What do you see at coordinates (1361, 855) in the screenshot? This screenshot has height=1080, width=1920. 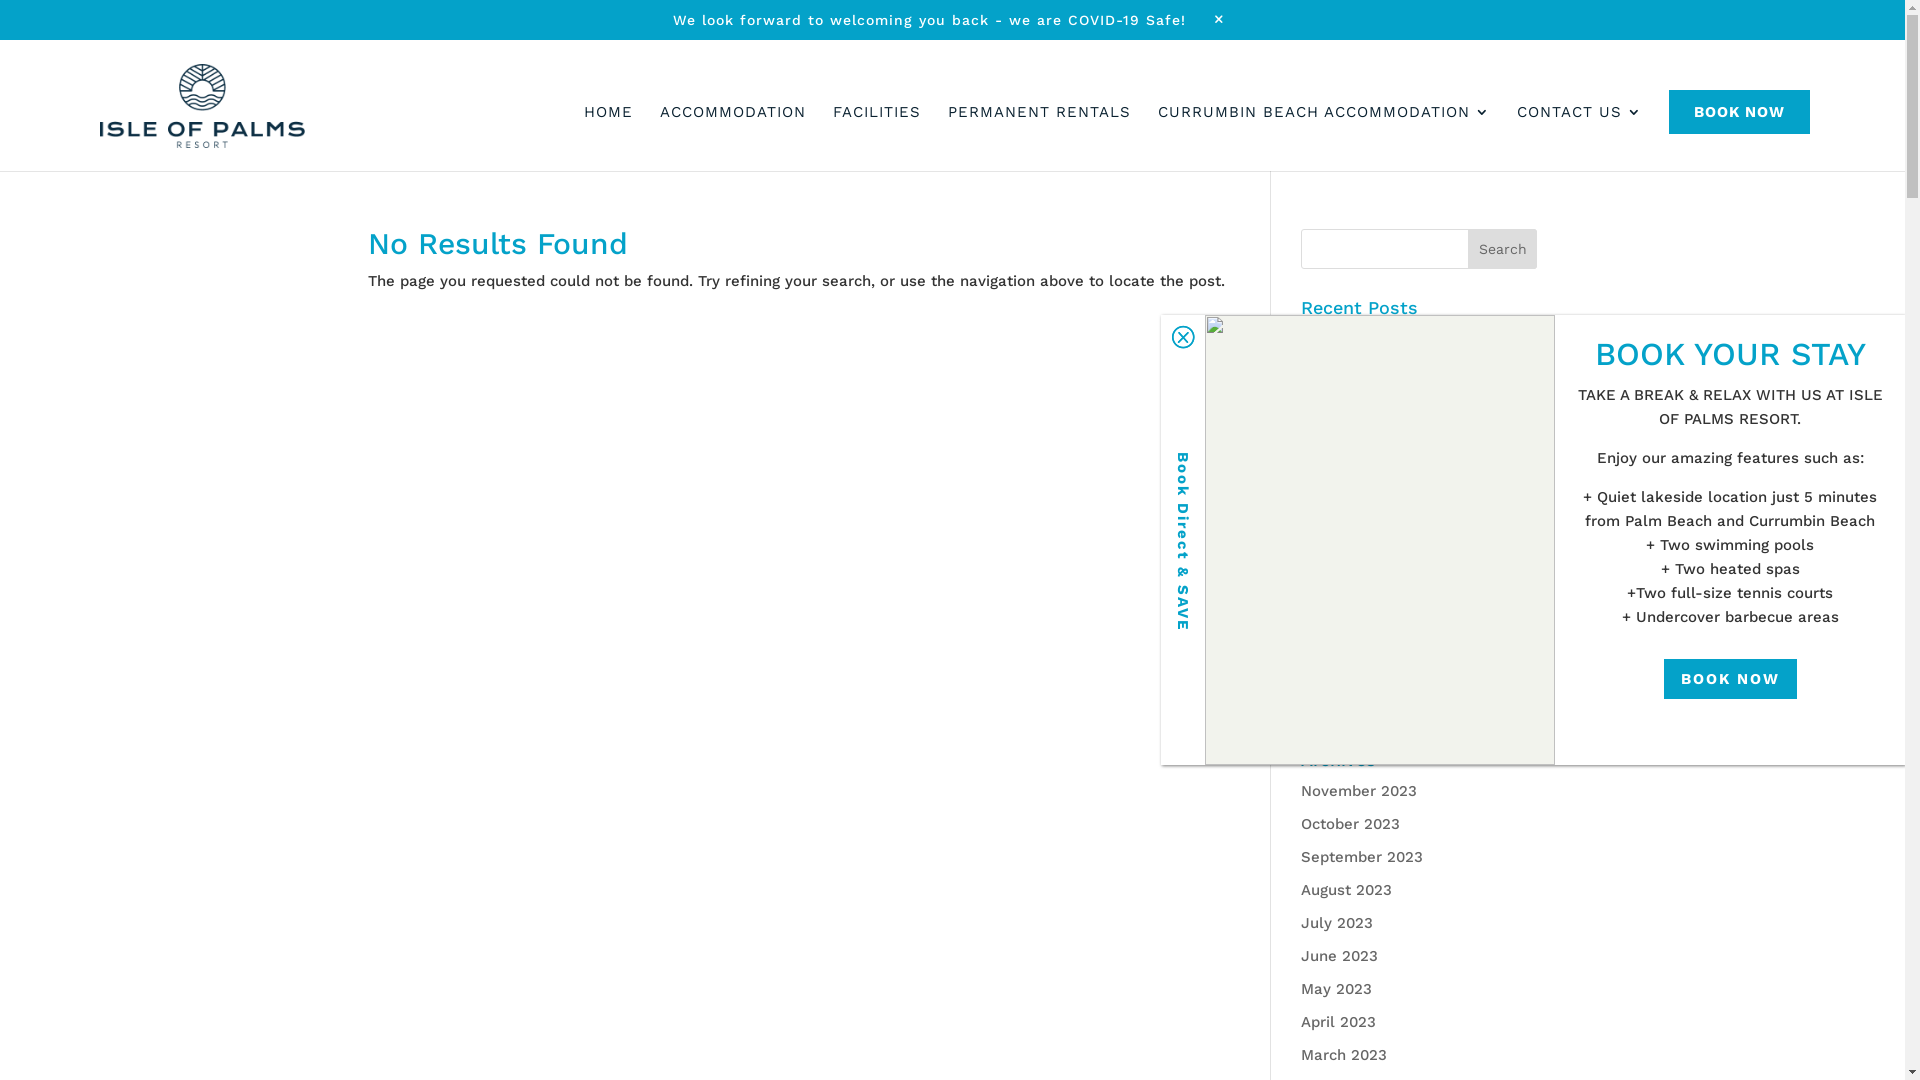 I see `'September 2023'` at bounding box center [1361, 855].